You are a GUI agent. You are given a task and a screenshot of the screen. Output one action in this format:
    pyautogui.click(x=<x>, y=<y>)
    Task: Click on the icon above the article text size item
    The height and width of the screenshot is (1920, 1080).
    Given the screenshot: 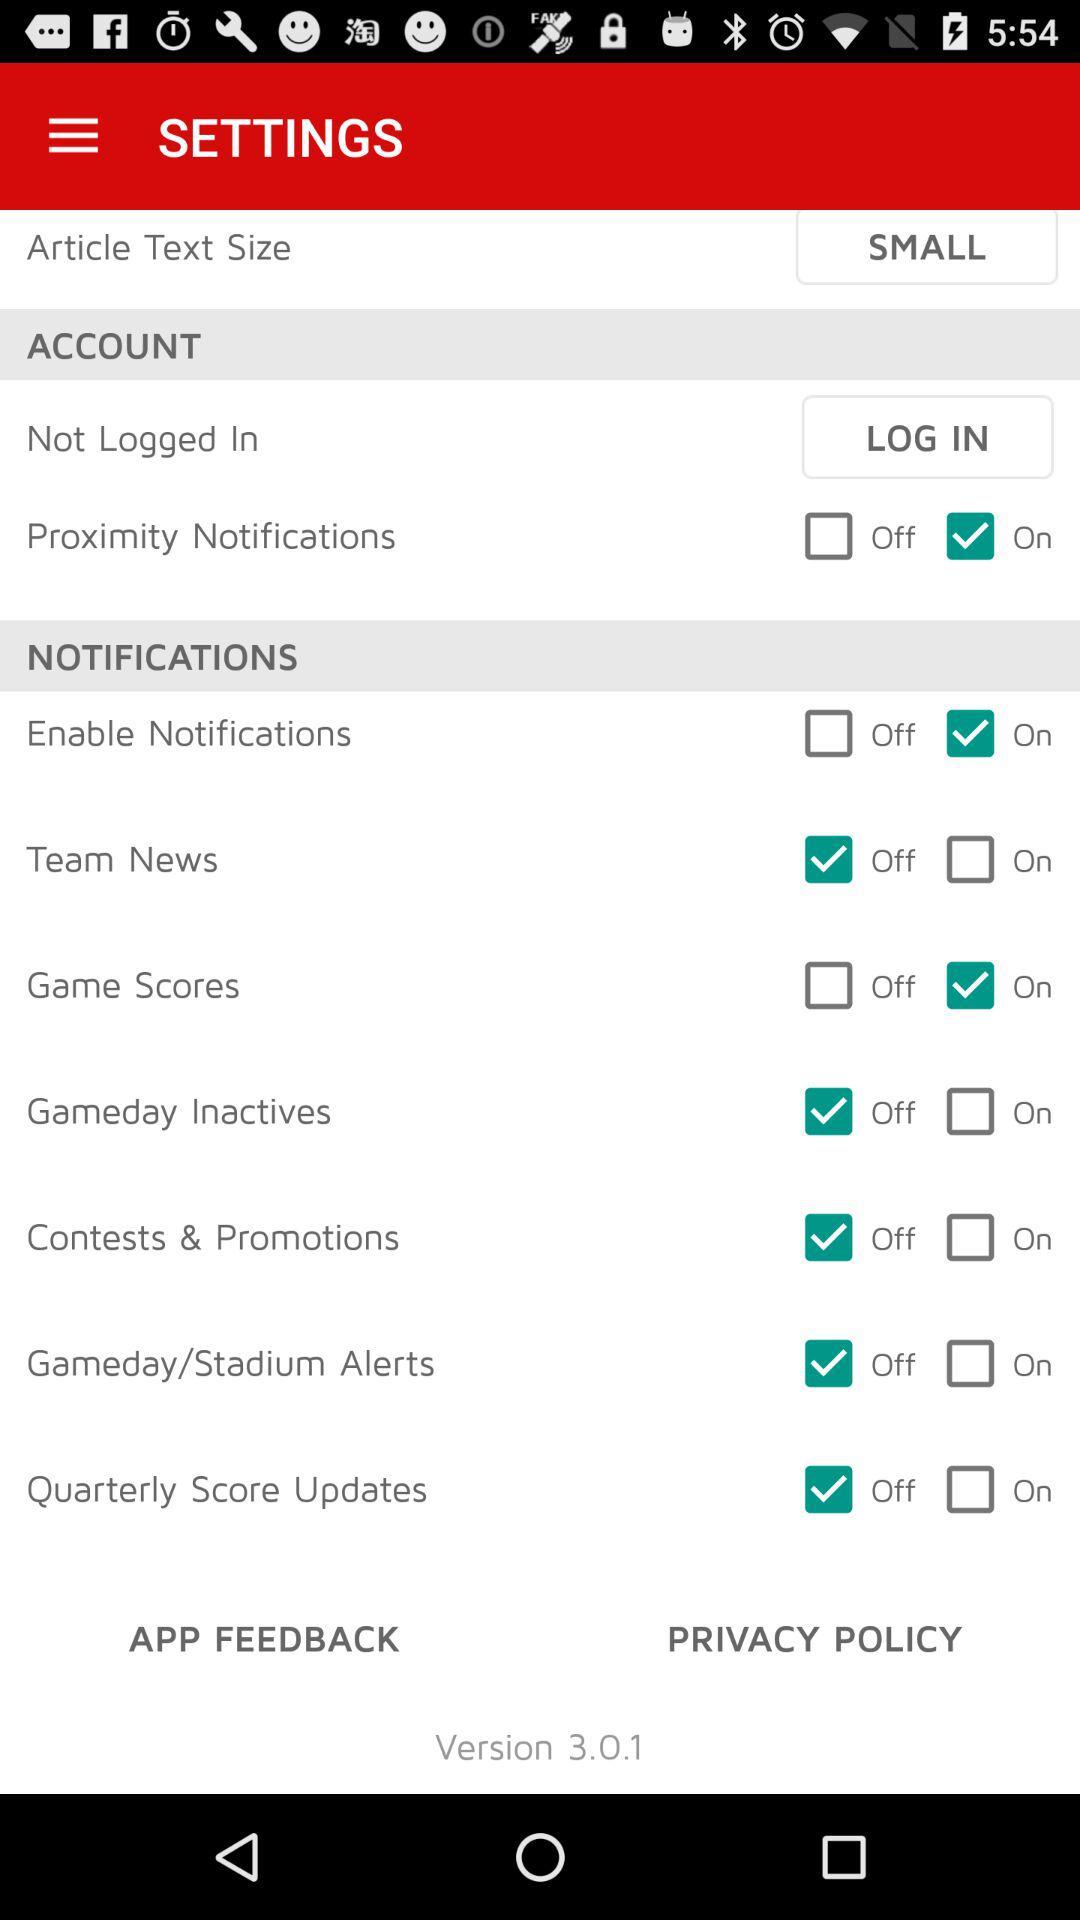 What is the action you would take?
    pyautogui.click(x=72, y=135)
    